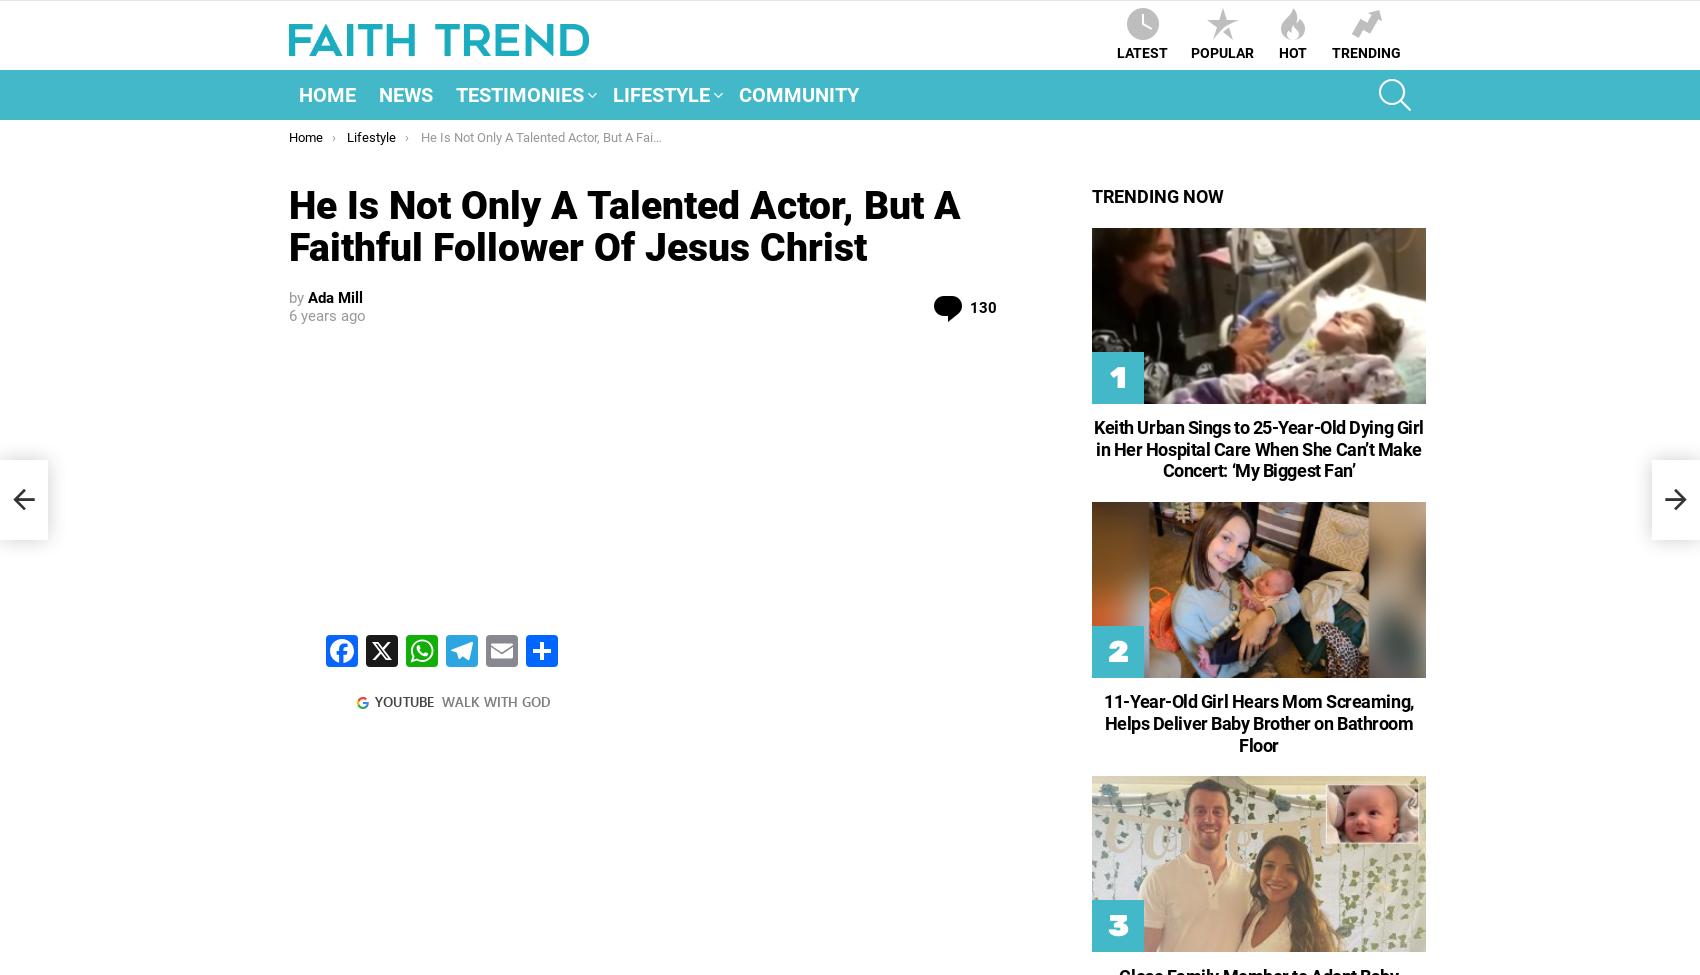 The width and height of the screenshot is (1700, 975). What do you see at coordinates (659, 219) in the screenshot?
I see `'Mission'` at bounding box center [659, 219].